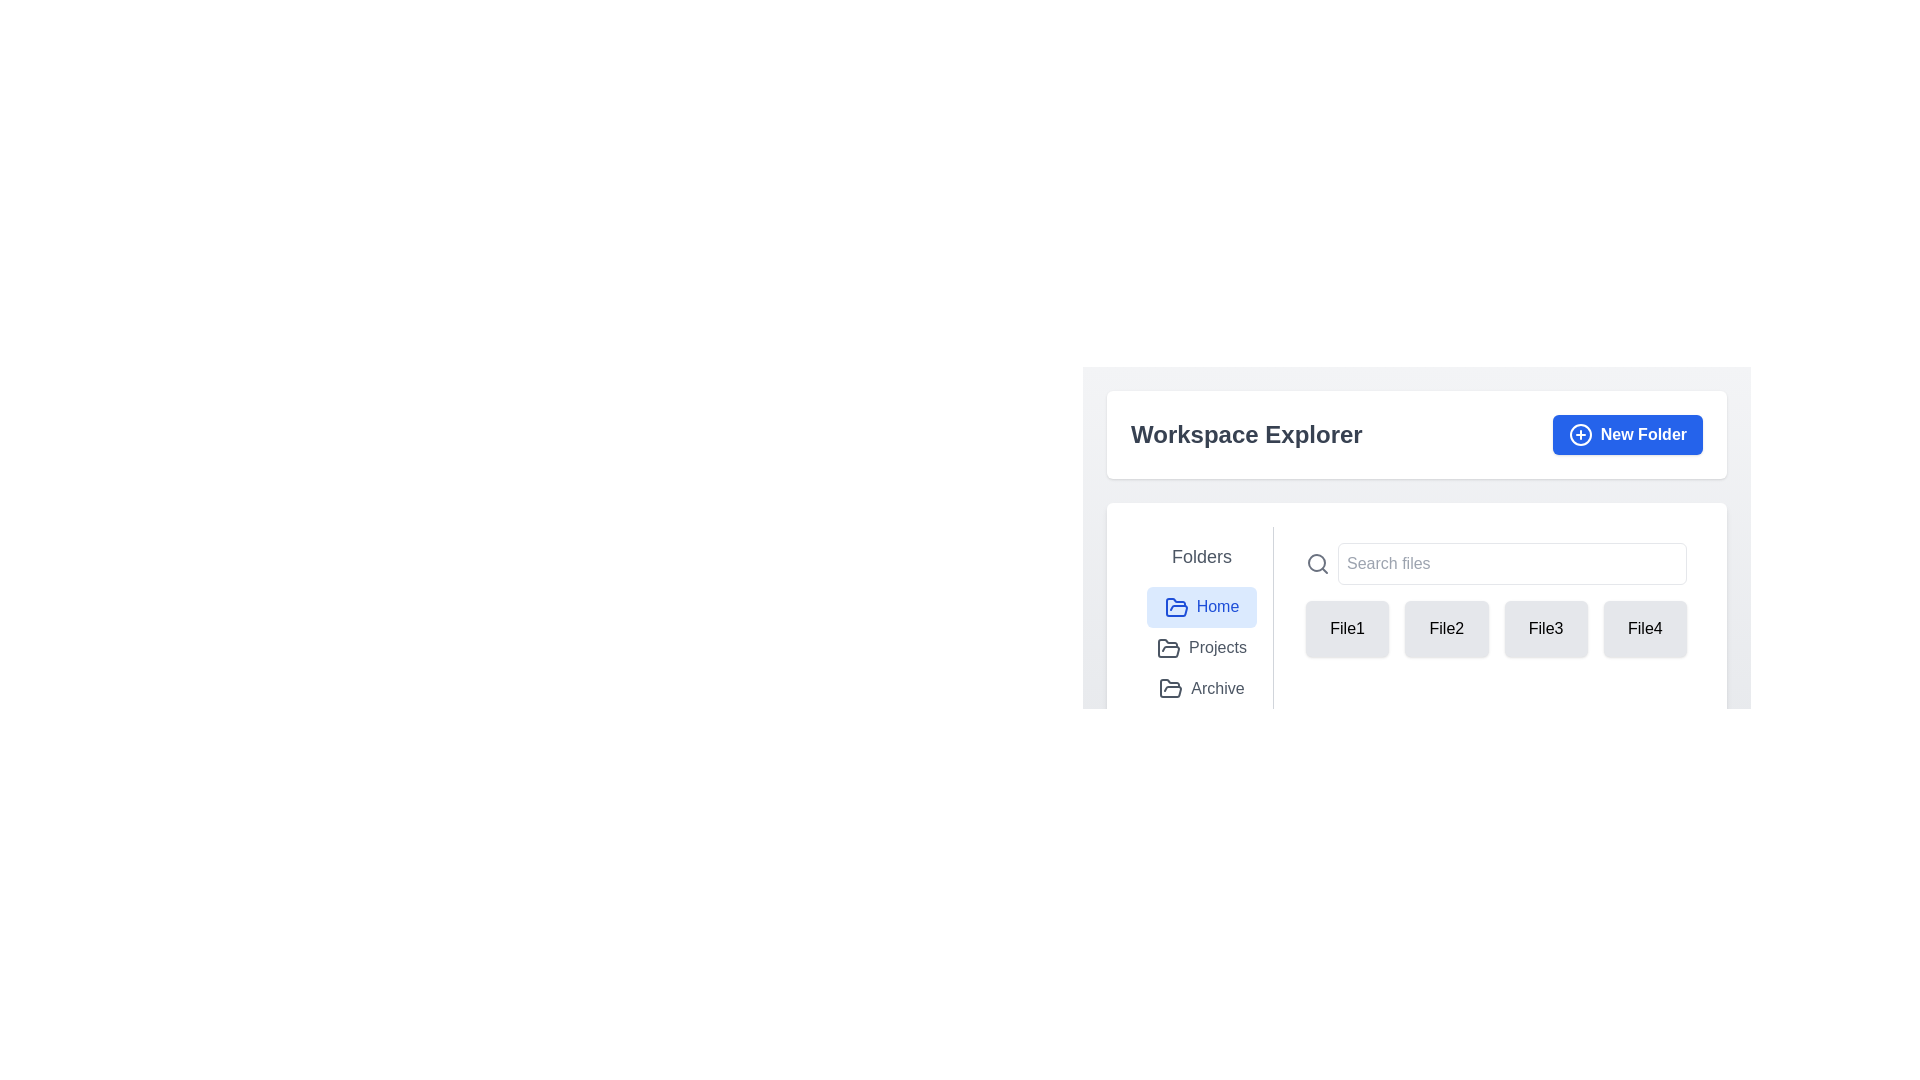  What do you see at coordinates (1446, 627) in the screenshot?
I see `the second file or folder button in the file explorer interface` at bounding box center [1446, 627].